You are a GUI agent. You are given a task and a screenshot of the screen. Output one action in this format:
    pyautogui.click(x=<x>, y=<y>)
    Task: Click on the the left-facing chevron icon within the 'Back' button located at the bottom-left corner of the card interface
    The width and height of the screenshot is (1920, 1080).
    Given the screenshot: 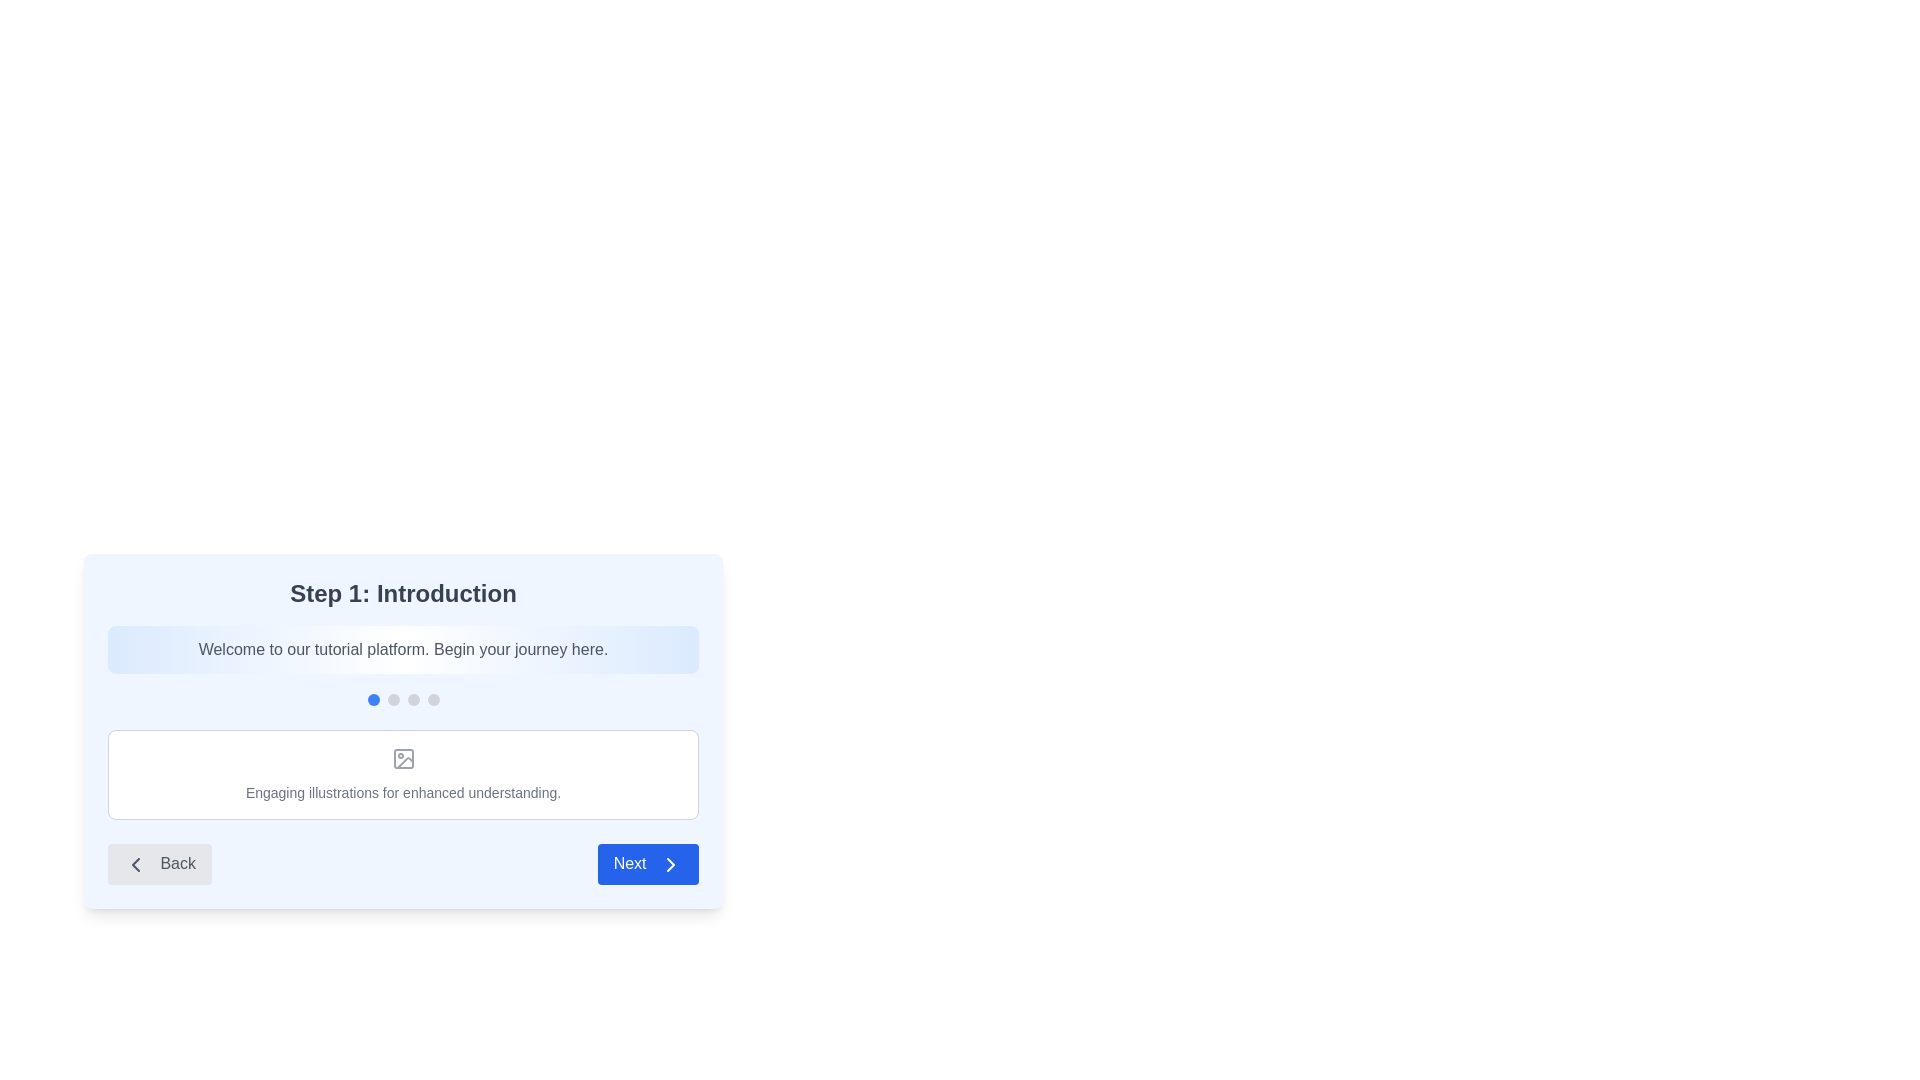 What is the action you would take?
    pyautogui.click(x=134, y=863)
    